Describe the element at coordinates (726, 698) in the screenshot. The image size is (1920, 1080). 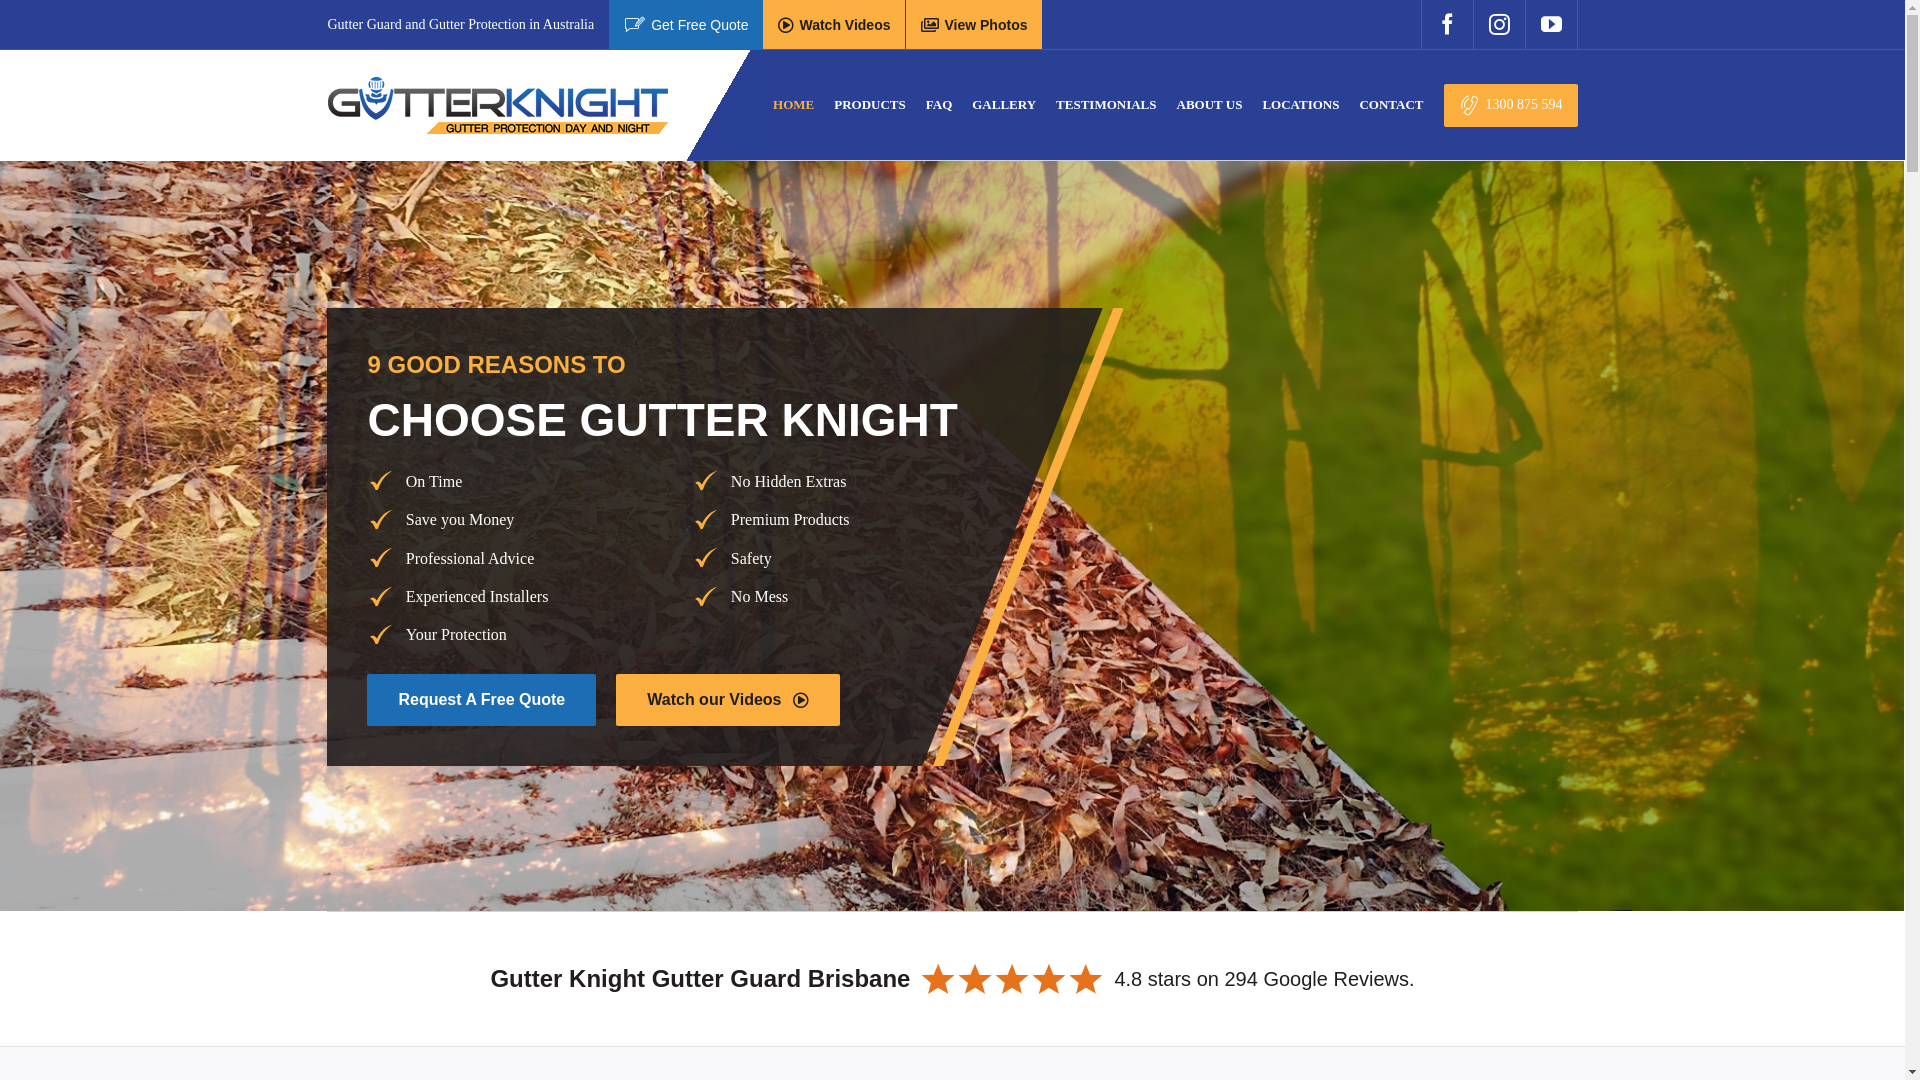
I see `'Watch our Videos'` at that location.